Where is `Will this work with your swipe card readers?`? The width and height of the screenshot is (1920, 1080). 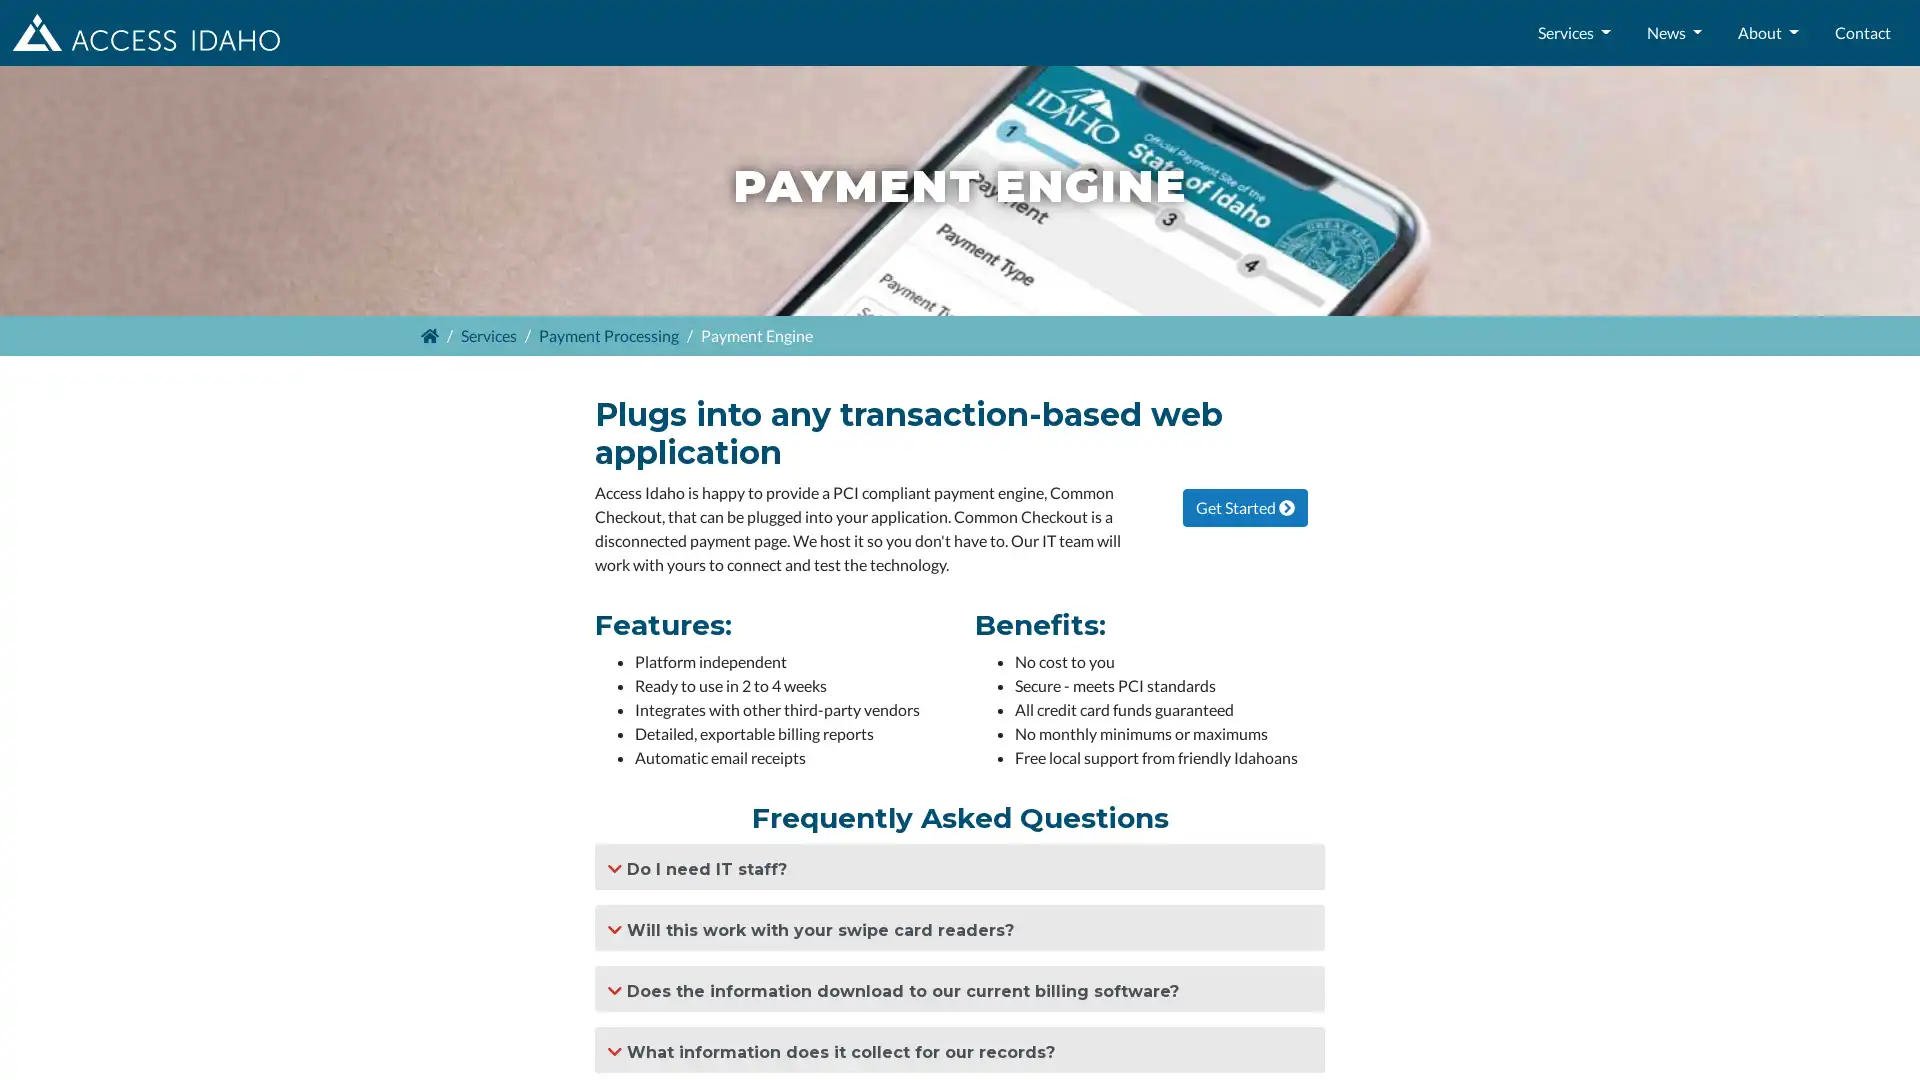 Will this work with your swipe card readers? is located at coordinates (960, 927).